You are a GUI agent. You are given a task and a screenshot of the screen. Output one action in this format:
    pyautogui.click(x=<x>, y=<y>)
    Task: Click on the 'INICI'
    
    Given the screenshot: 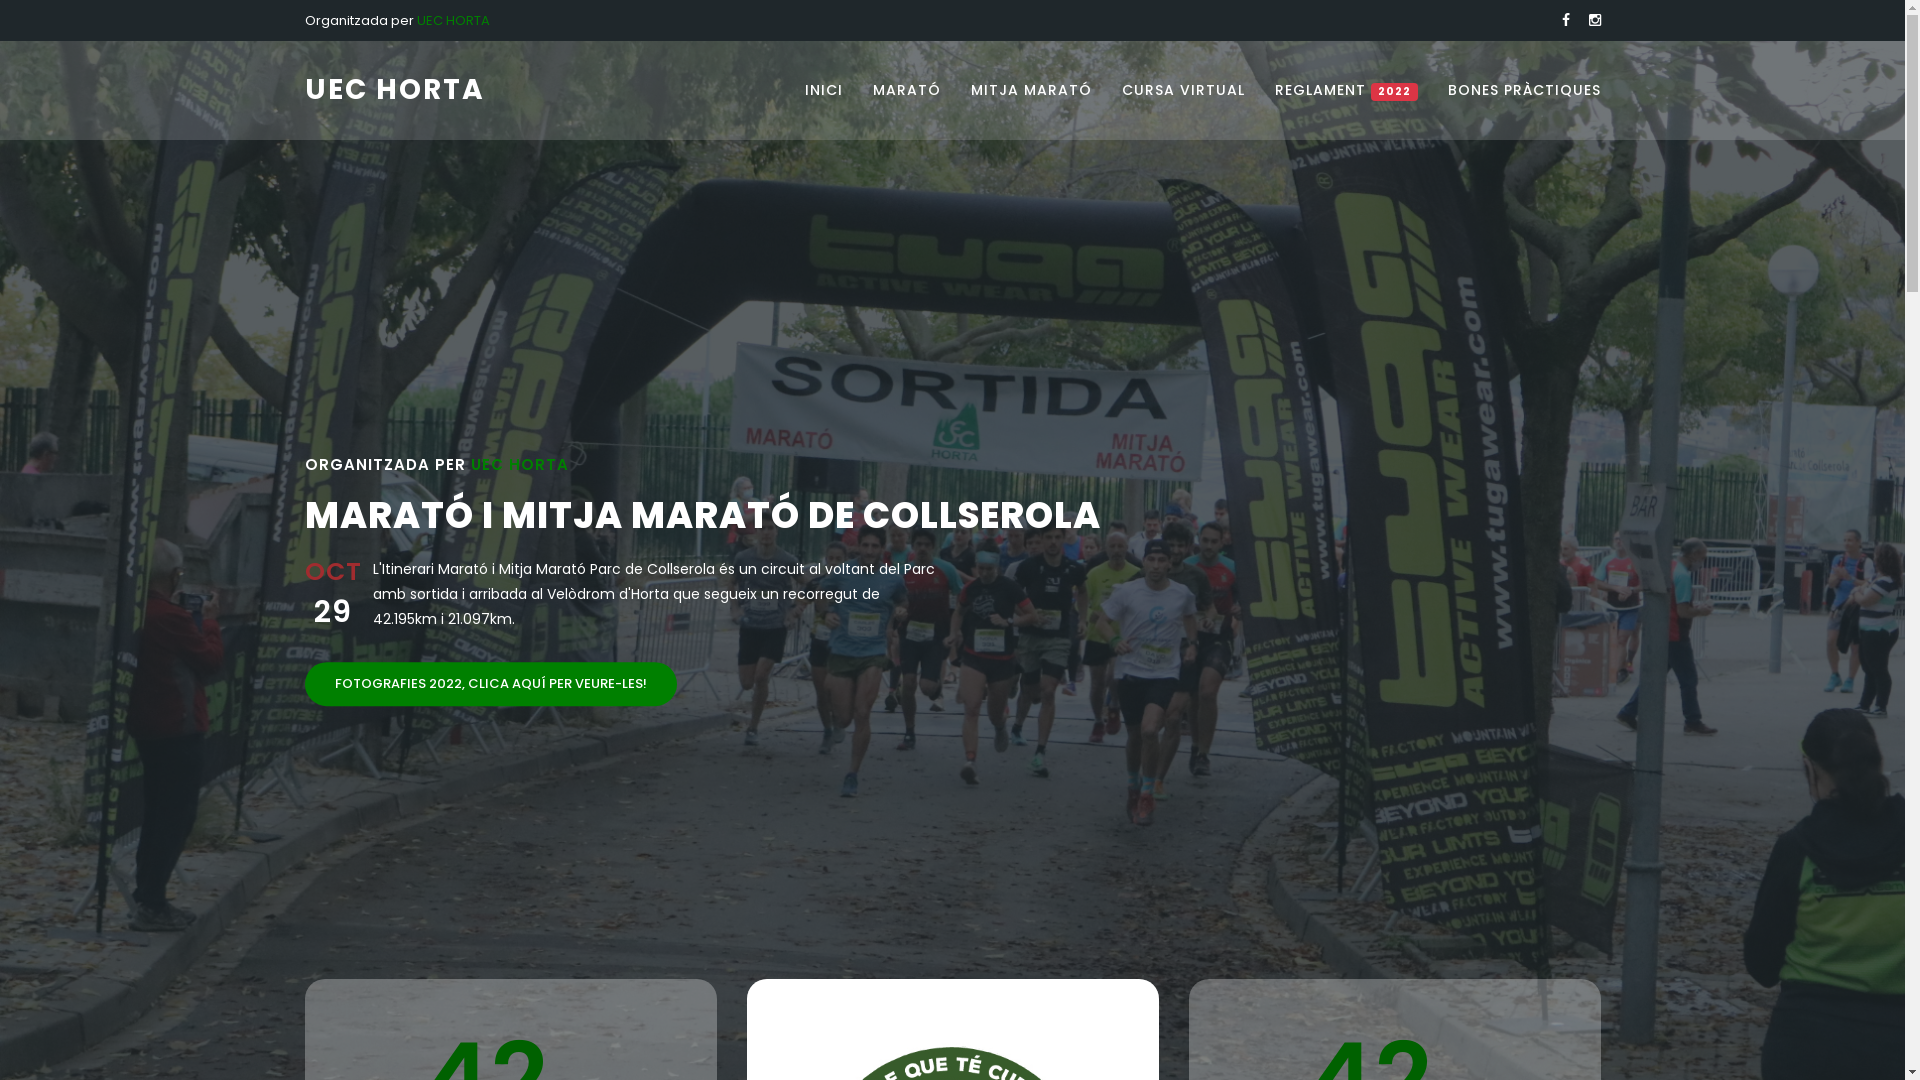 What is the action you would take?
    pyautogui.click(x=824, y=88)
    